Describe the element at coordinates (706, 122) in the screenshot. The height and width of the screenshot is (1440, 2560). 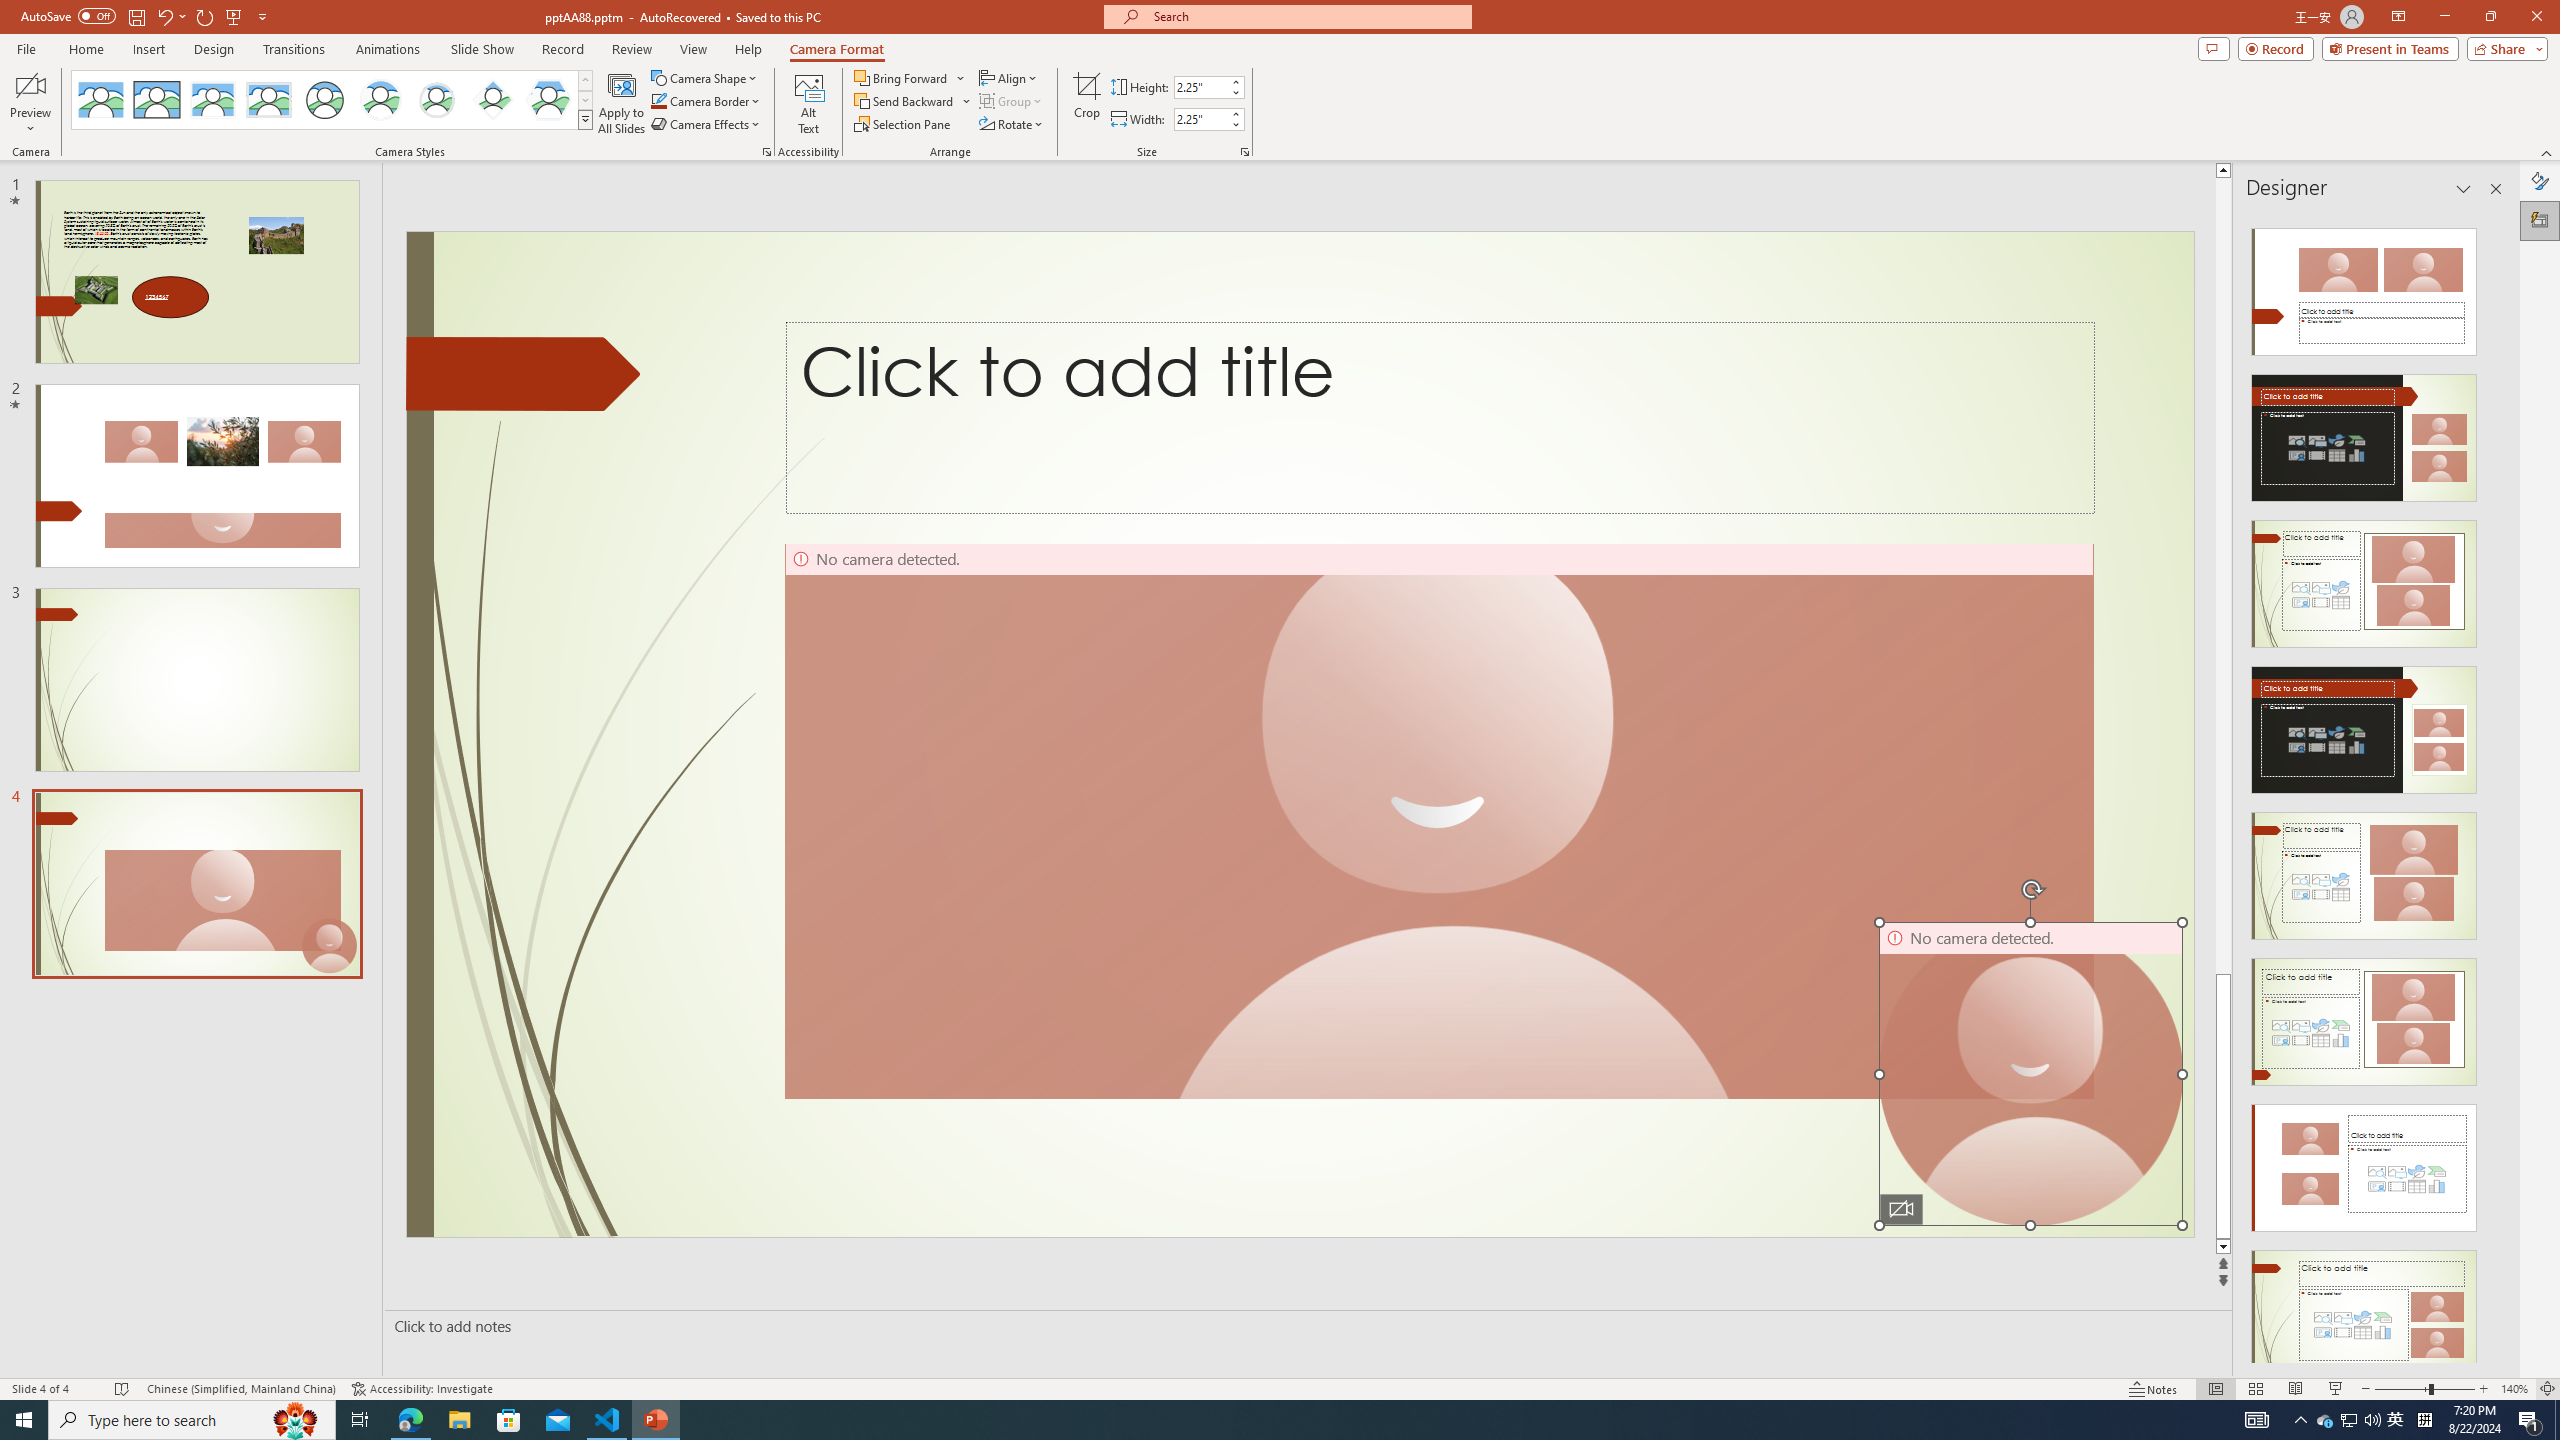
I see `'Camera Effects'` at that location.